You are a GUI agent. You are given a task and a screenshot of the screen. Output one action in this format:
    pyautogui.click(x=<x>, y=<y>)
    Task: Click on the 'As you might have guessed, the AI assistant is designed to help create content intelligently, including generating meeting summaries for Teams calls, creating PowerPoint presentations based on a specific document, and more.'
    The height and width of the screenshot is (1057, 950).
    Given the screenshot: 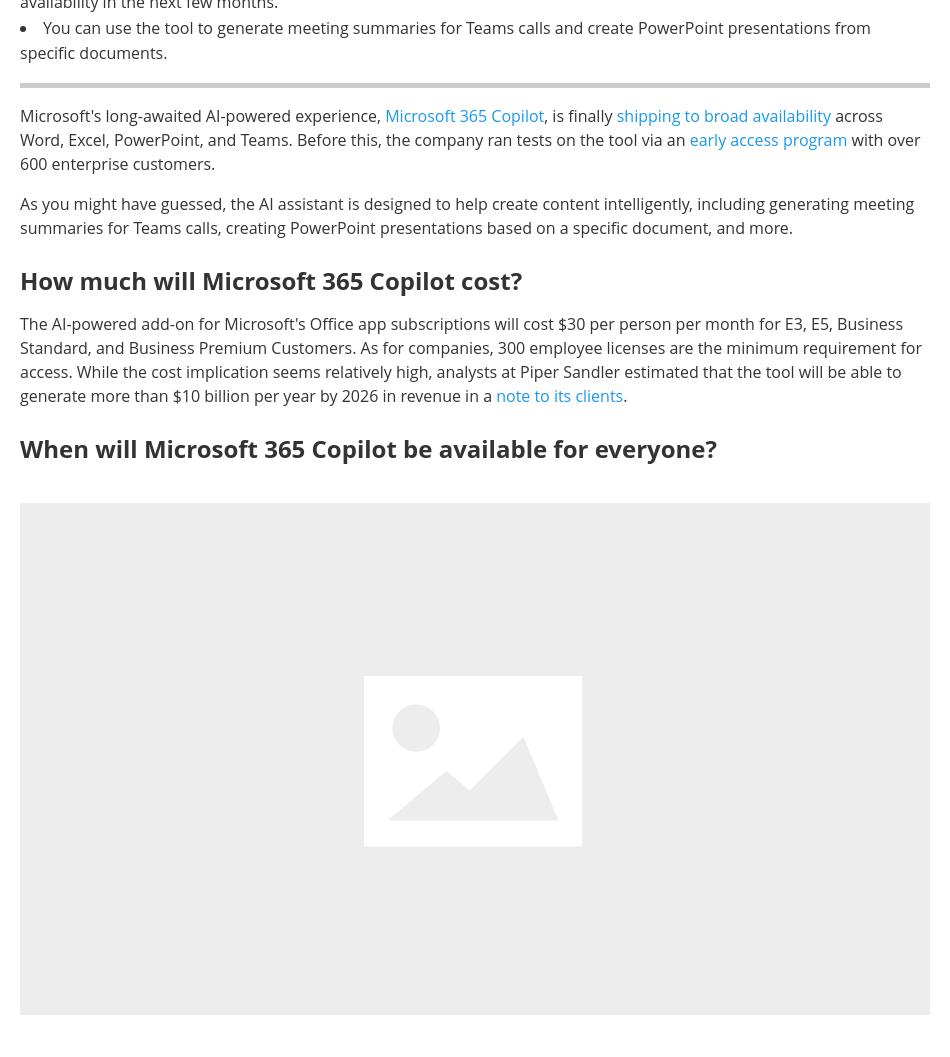 What is the action you would take?
    pyautogui.click(x=466, y=214)
    